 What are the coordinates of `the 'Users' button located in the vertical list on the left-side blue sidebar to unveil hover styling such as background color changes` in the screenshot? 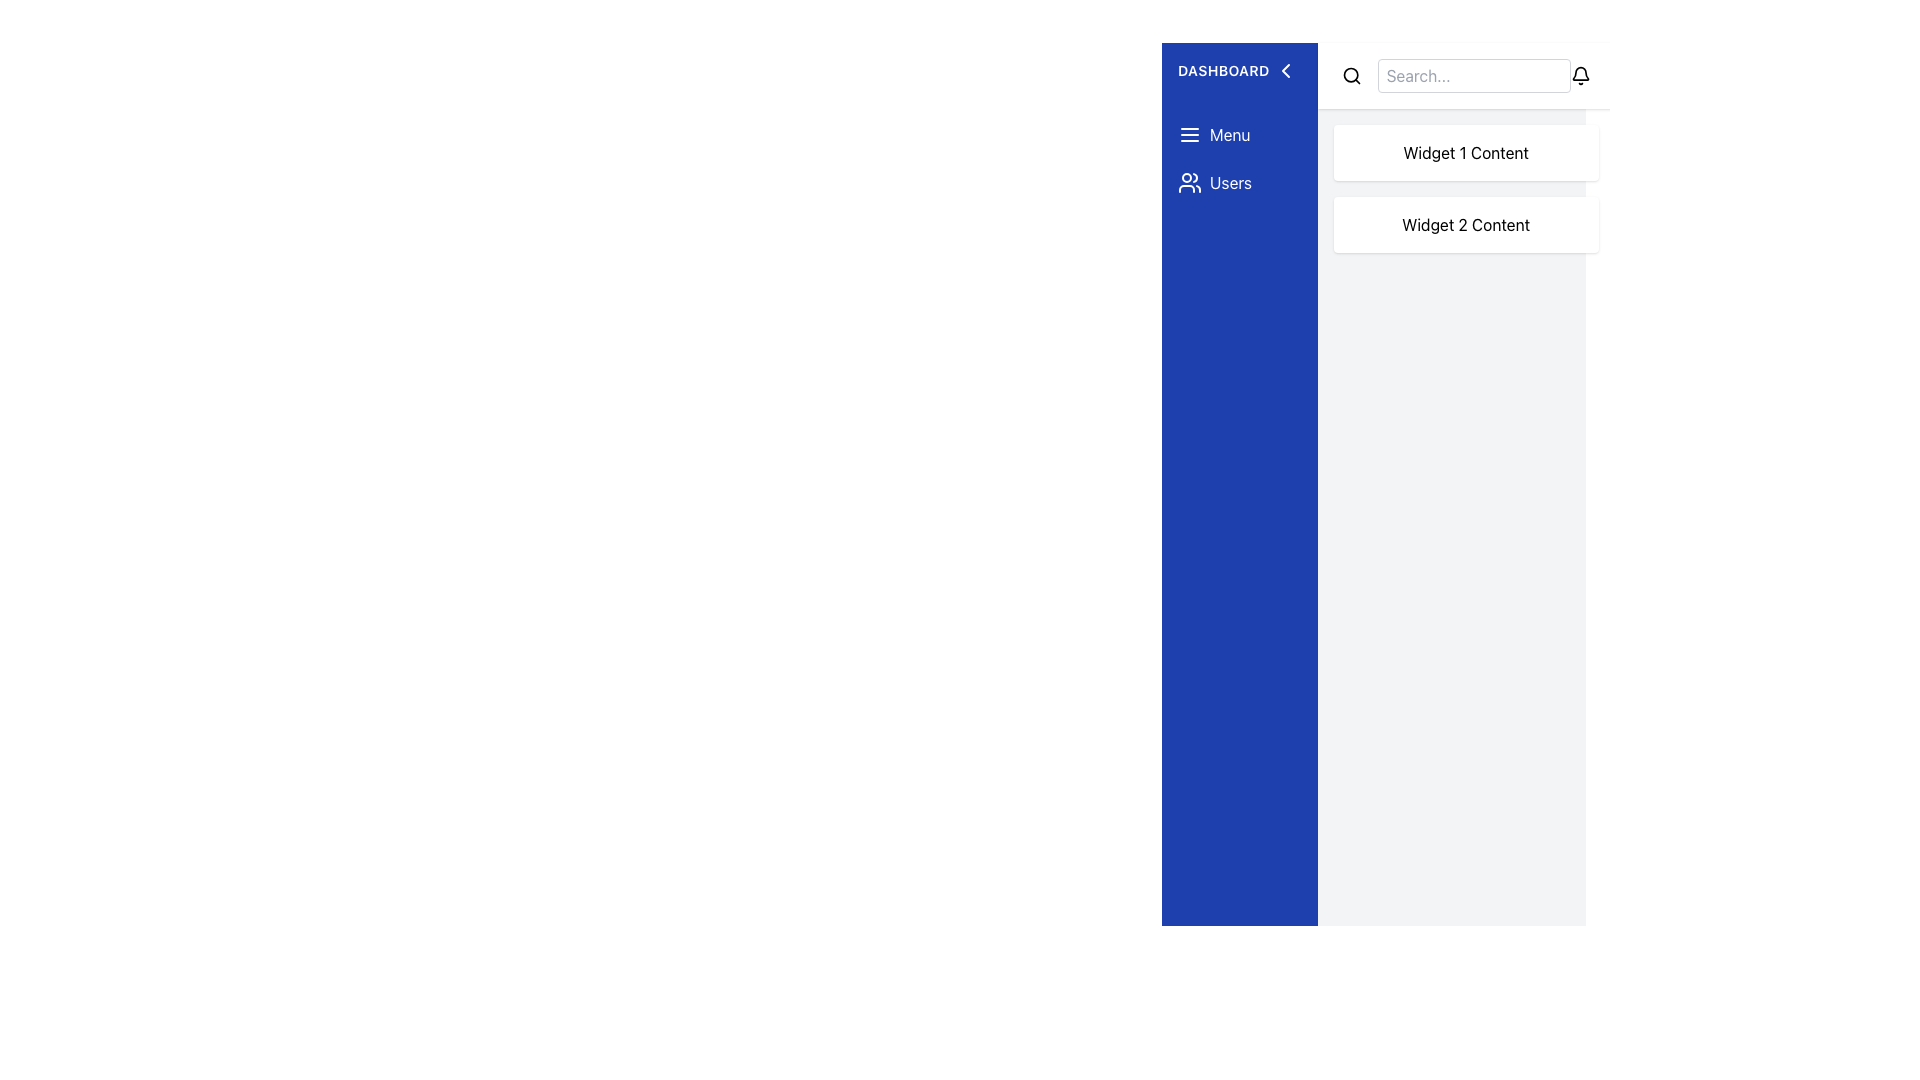 It's located at (1238, 182).